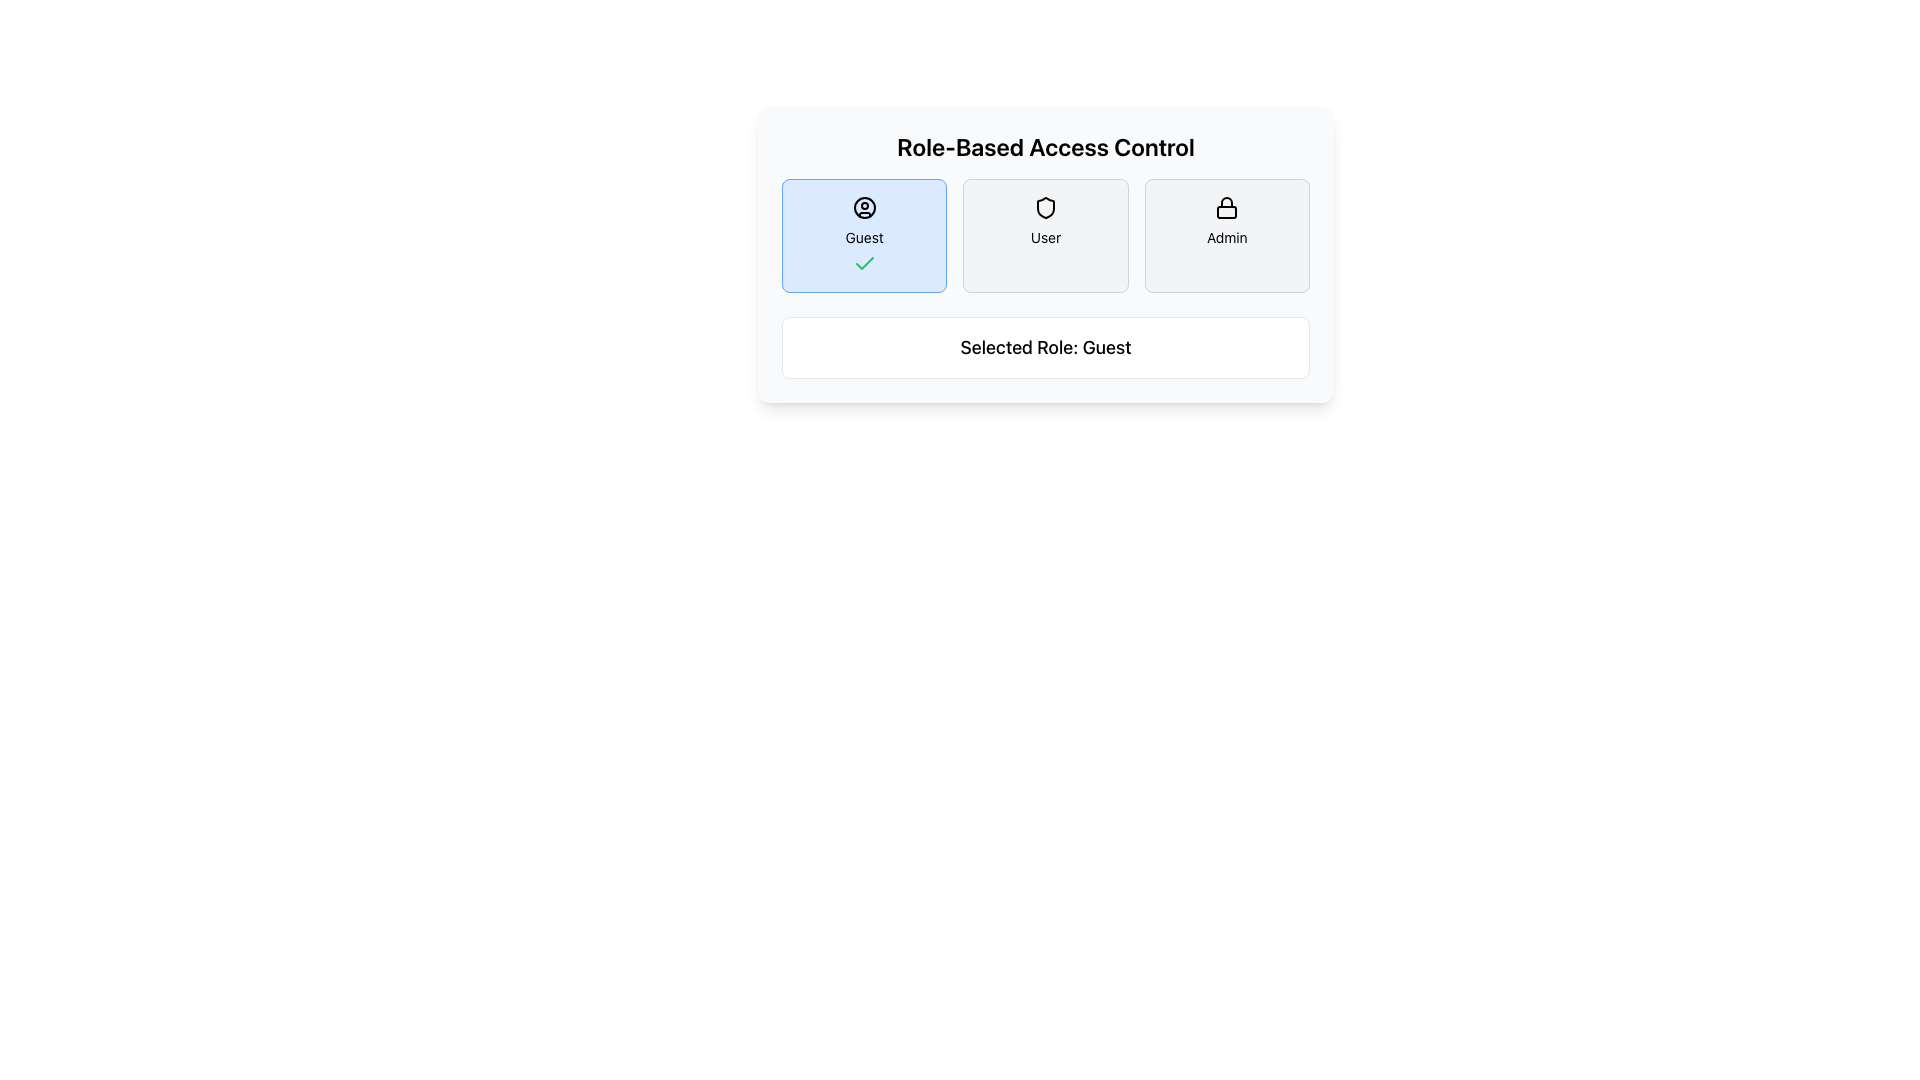 This screenshot has height=1080, width=1920. What do you see at coordinates (864, 208) in the screenshot?
I see `the decorative circle SVG element that is part of the 'Guest' icon in the Role-Based Access Control section` at bounding box center [864, 208].